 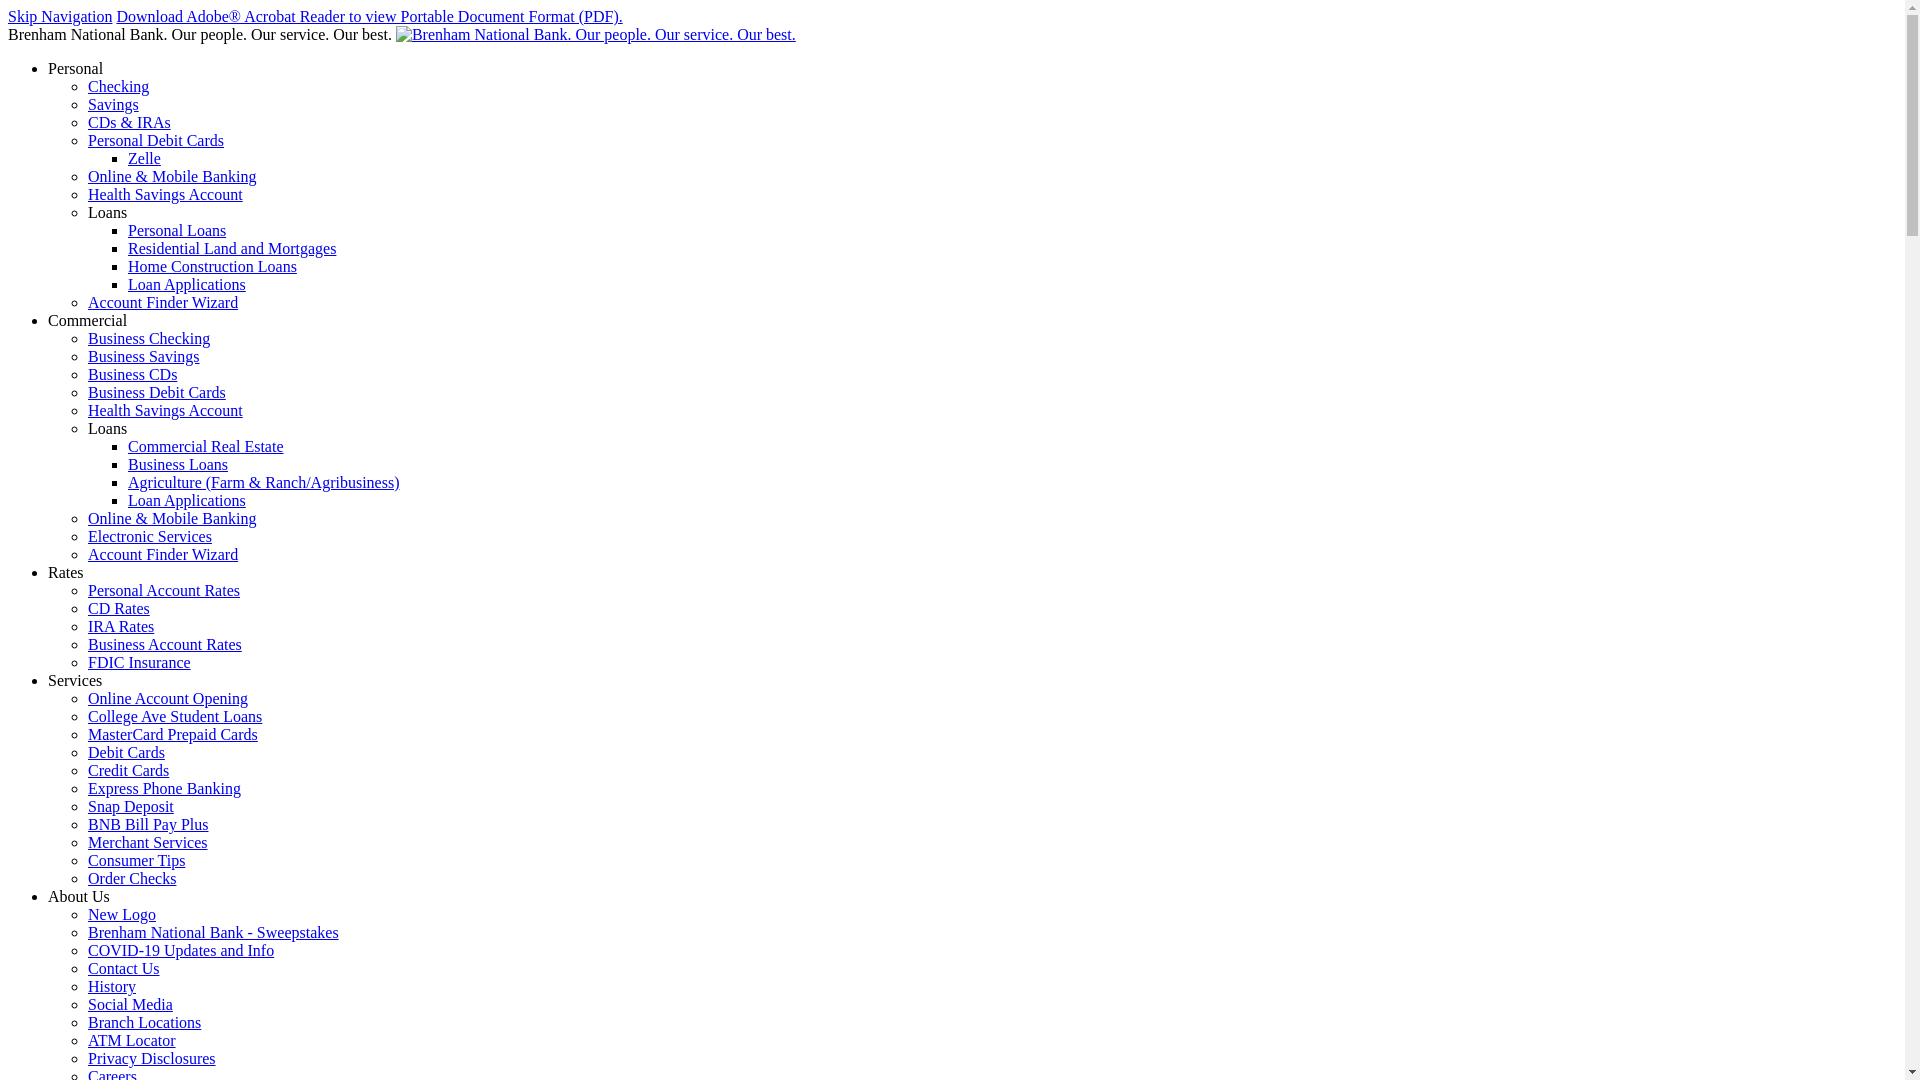 I want to click on 'IRA Rates', so click(x=119, y=625).